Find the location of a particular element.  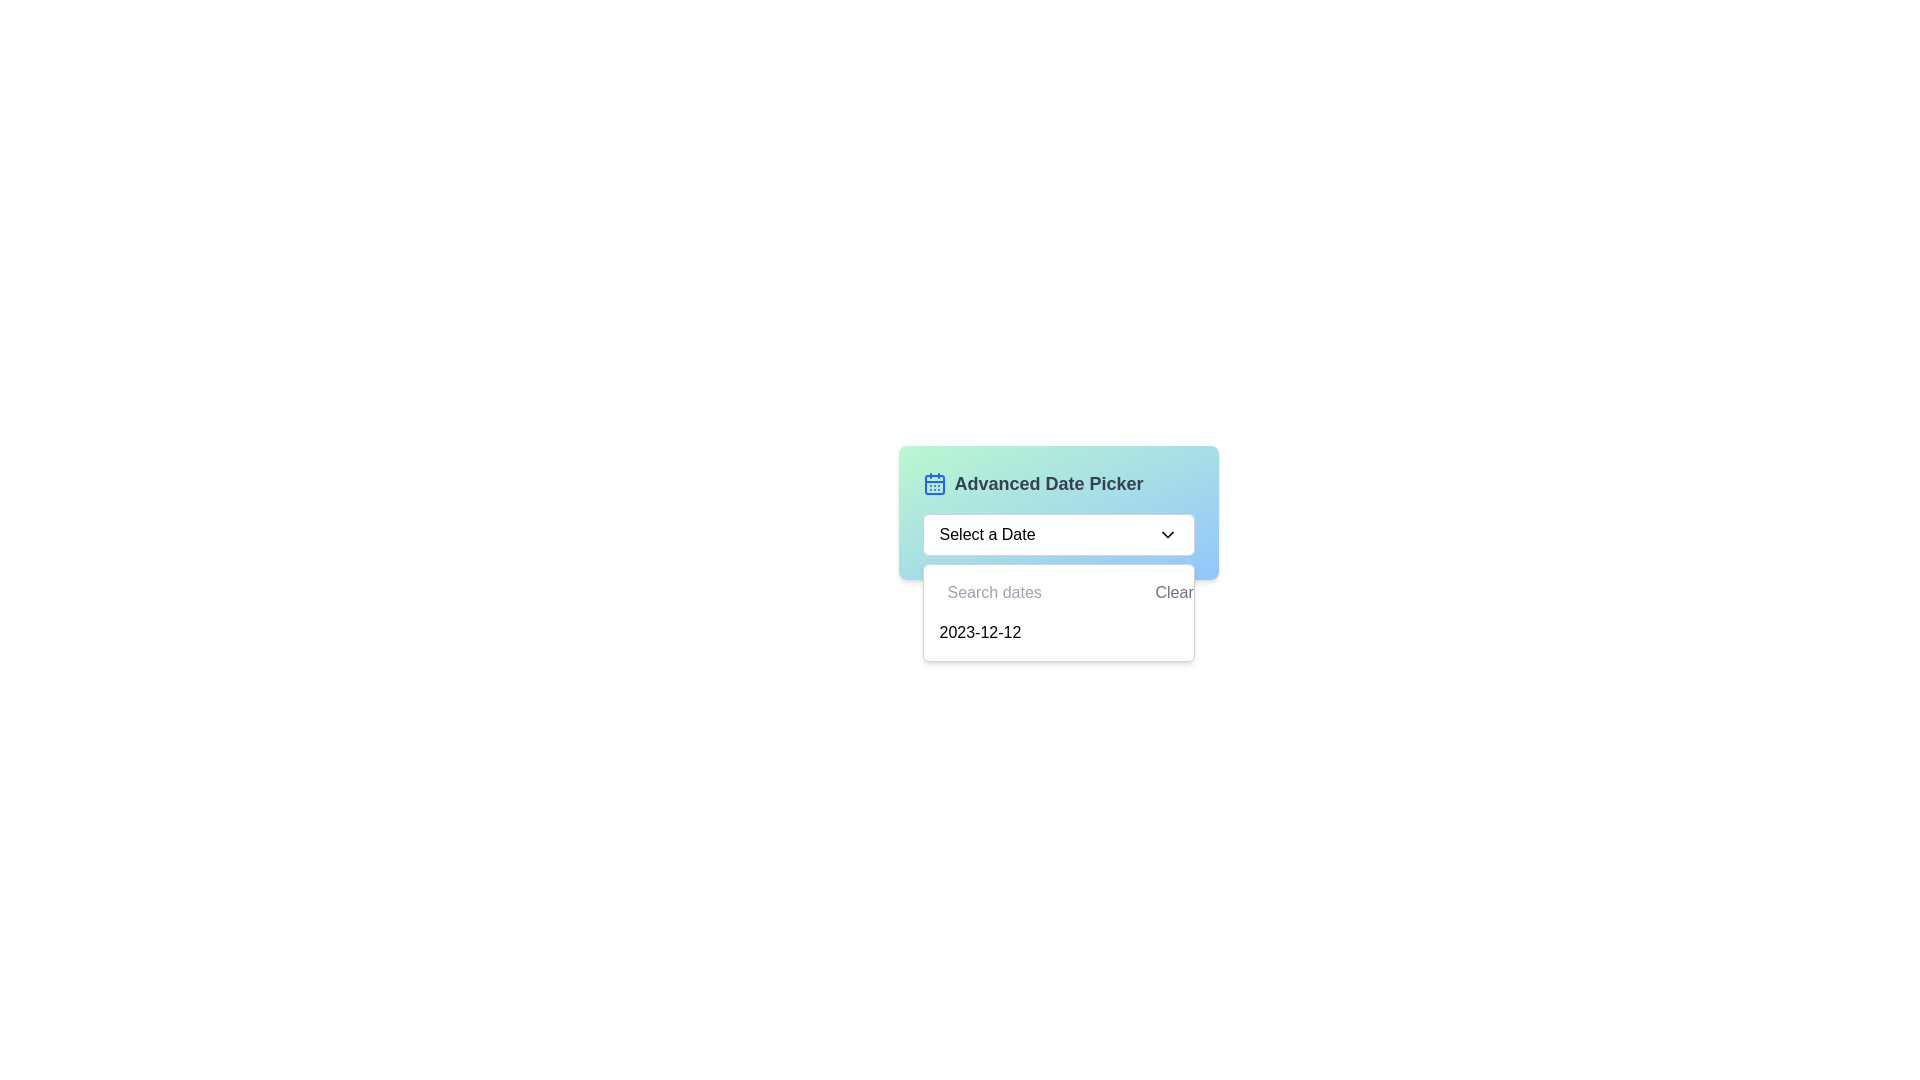

the circular part of the magnifying glass icon, which is a gray outlined SVG element without fill is located at coordinates (949, 593).